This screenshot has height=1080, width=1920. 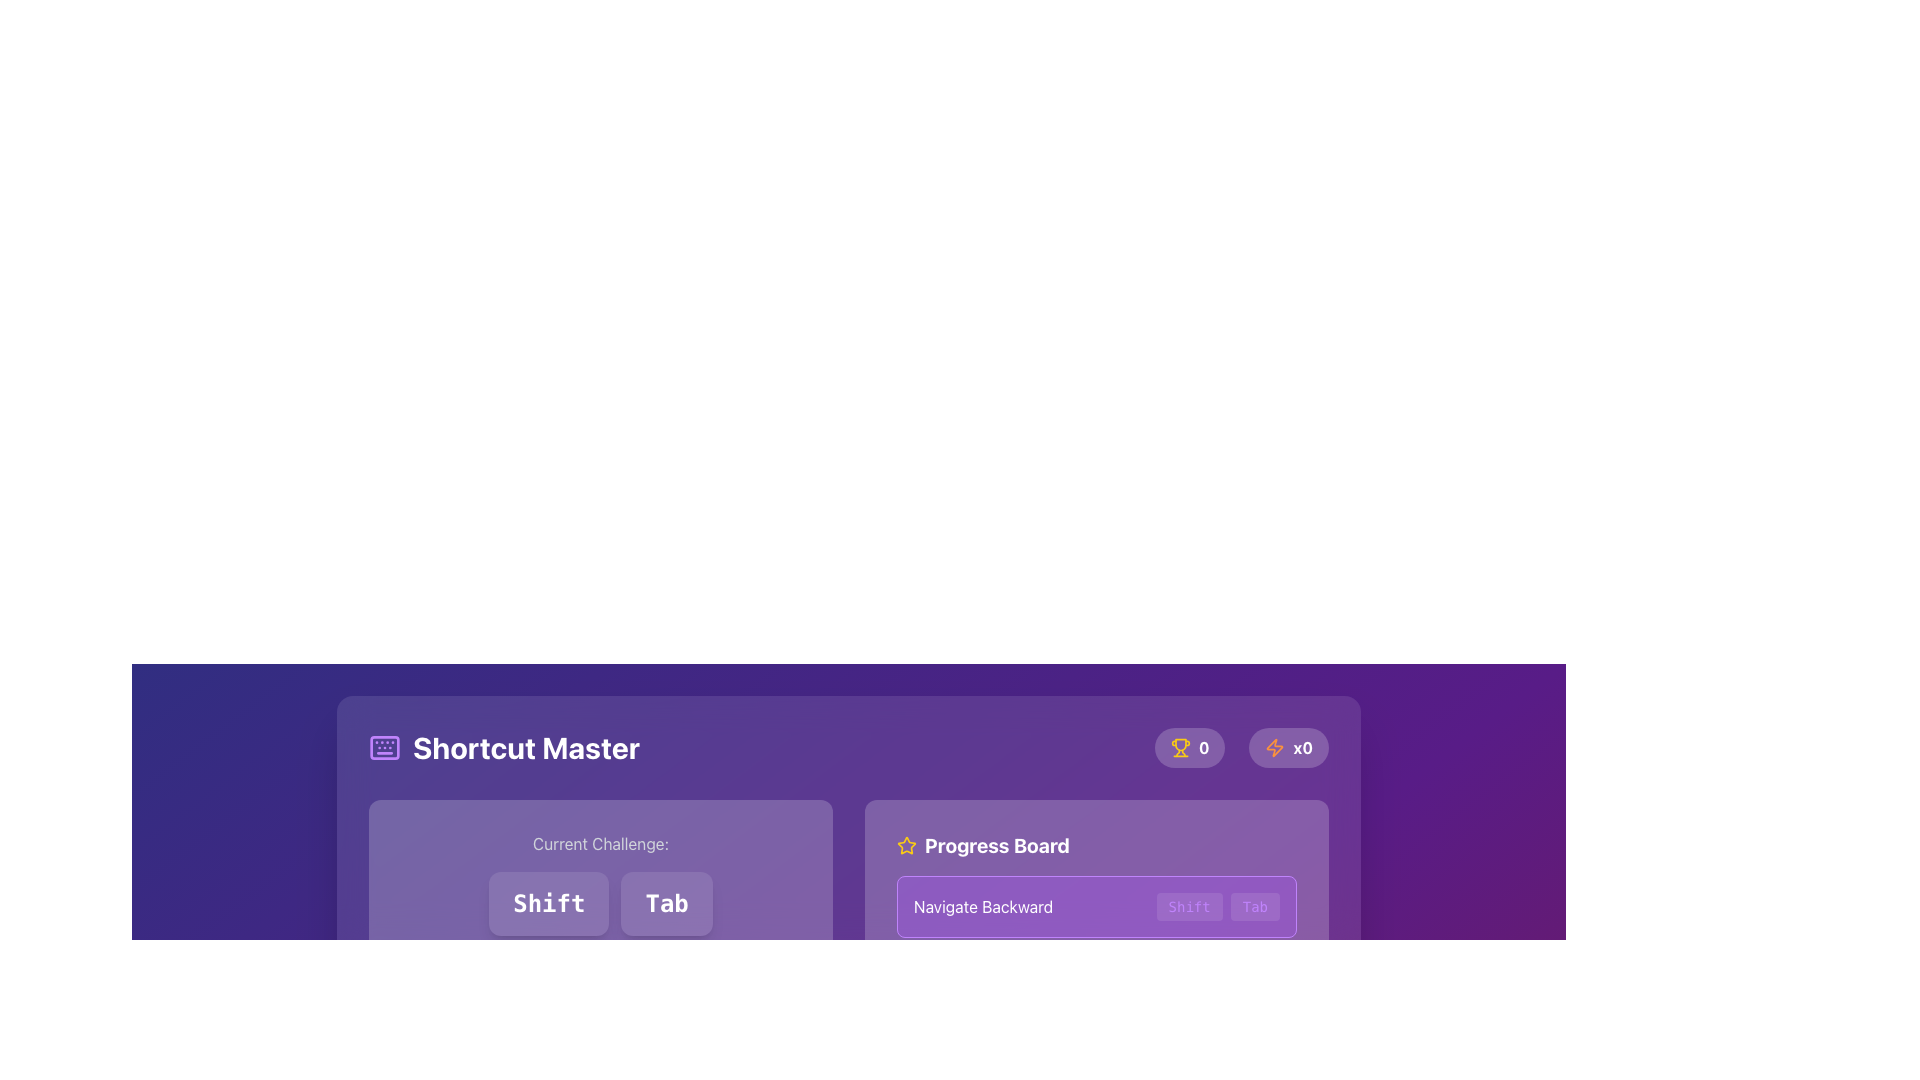 What do you see at coordinates (1189, 906) in the screenshot?
I see `the 'Shift' key label/button, which is the first of two horizontally aligned buttons in the 'Progress Board' section of the UI` at bounding box center [1189, 906].